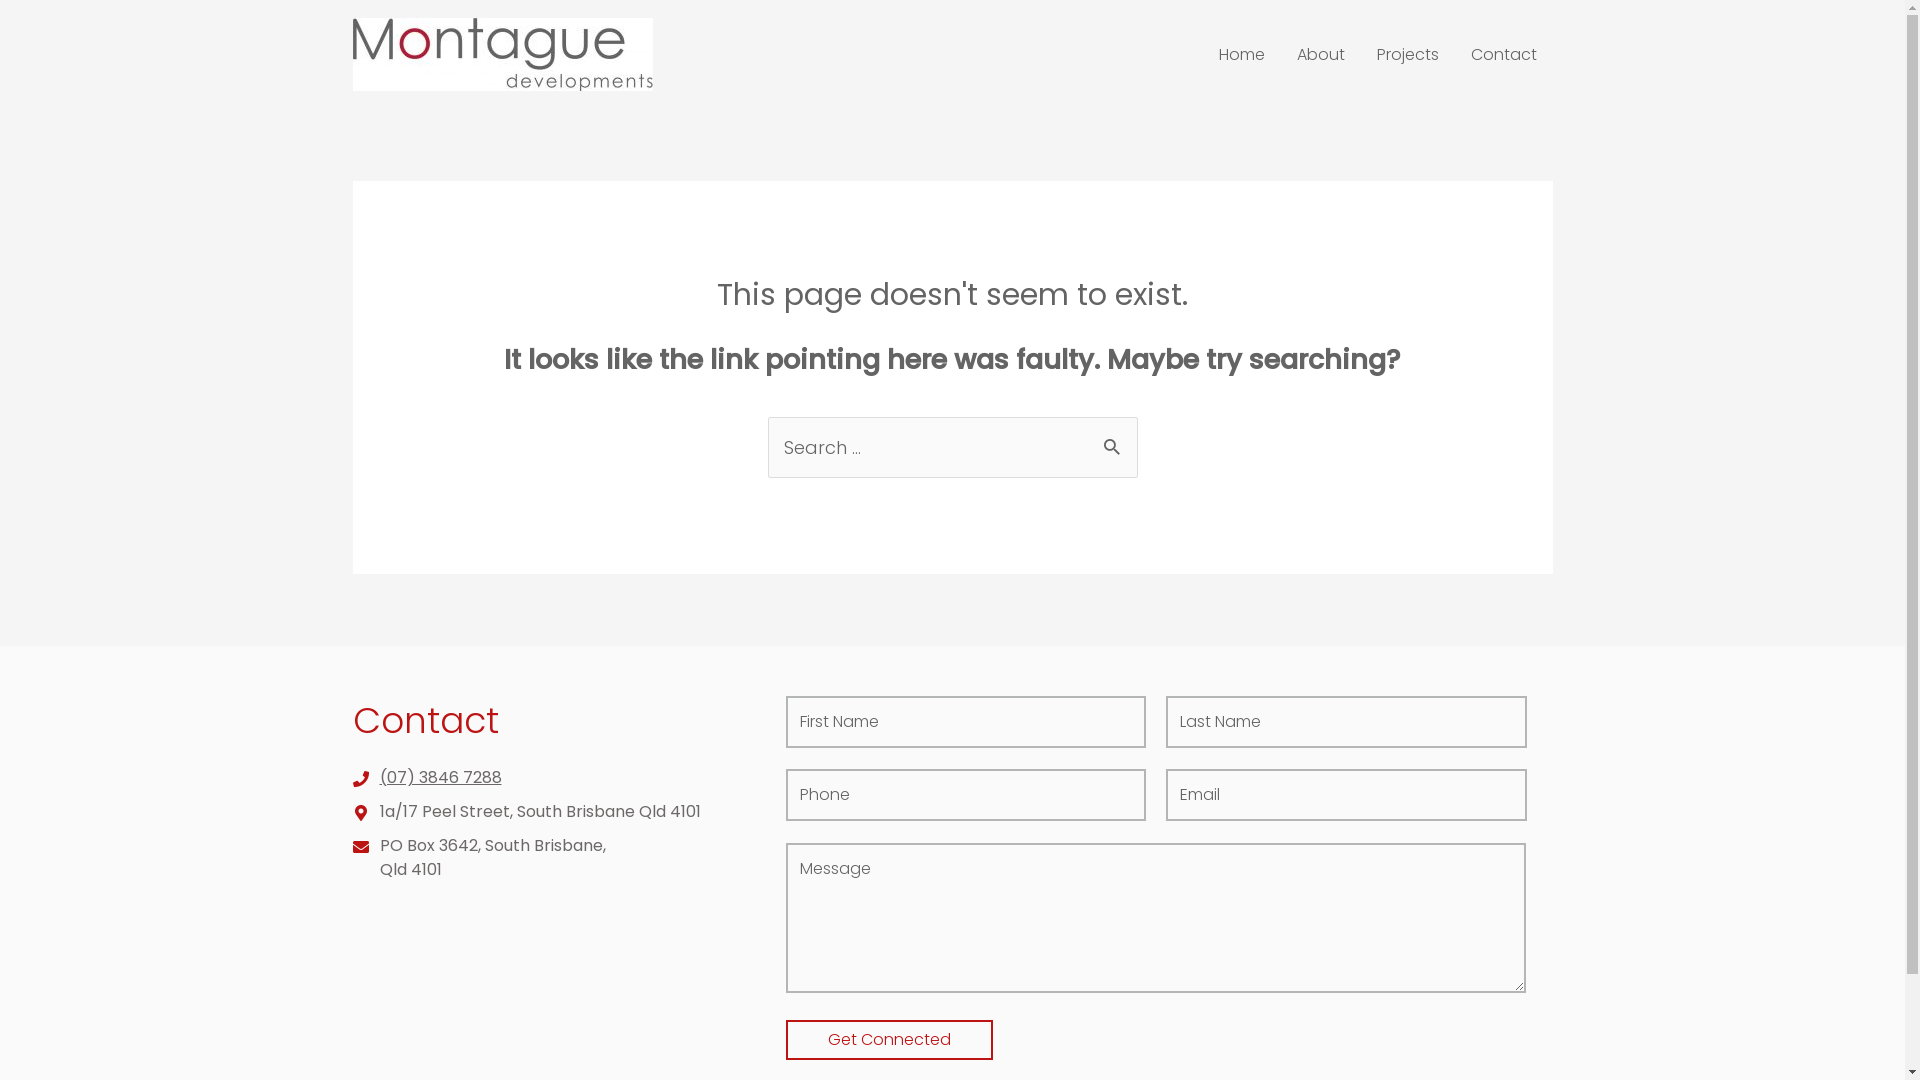 The width and height of the screenshot is (1920, 1080). I want to click on 'About', so click(1320, 53).